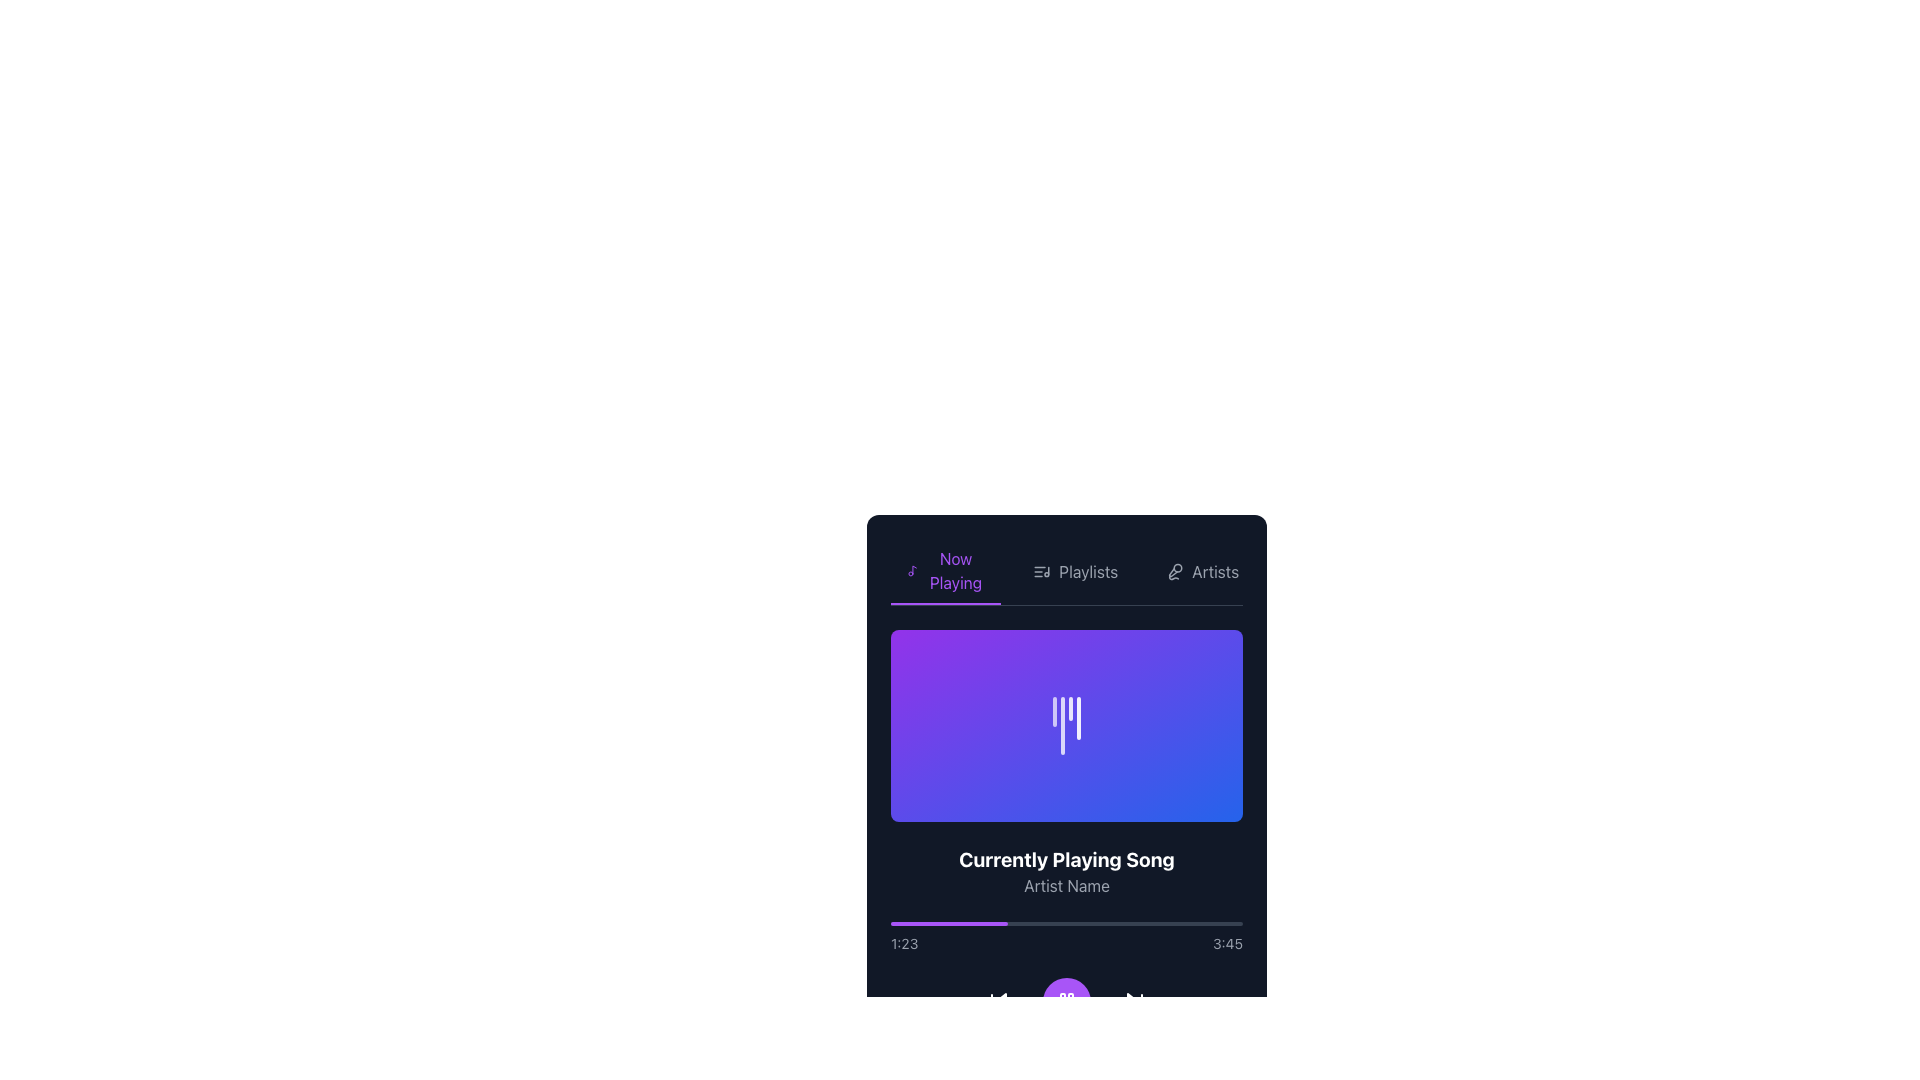  What do you see at coordinates (944, 571) in the screenshot?
I see `the 'Now Playing' tab button, which features purple text and a music note icon` at bounding box center [944, 571].